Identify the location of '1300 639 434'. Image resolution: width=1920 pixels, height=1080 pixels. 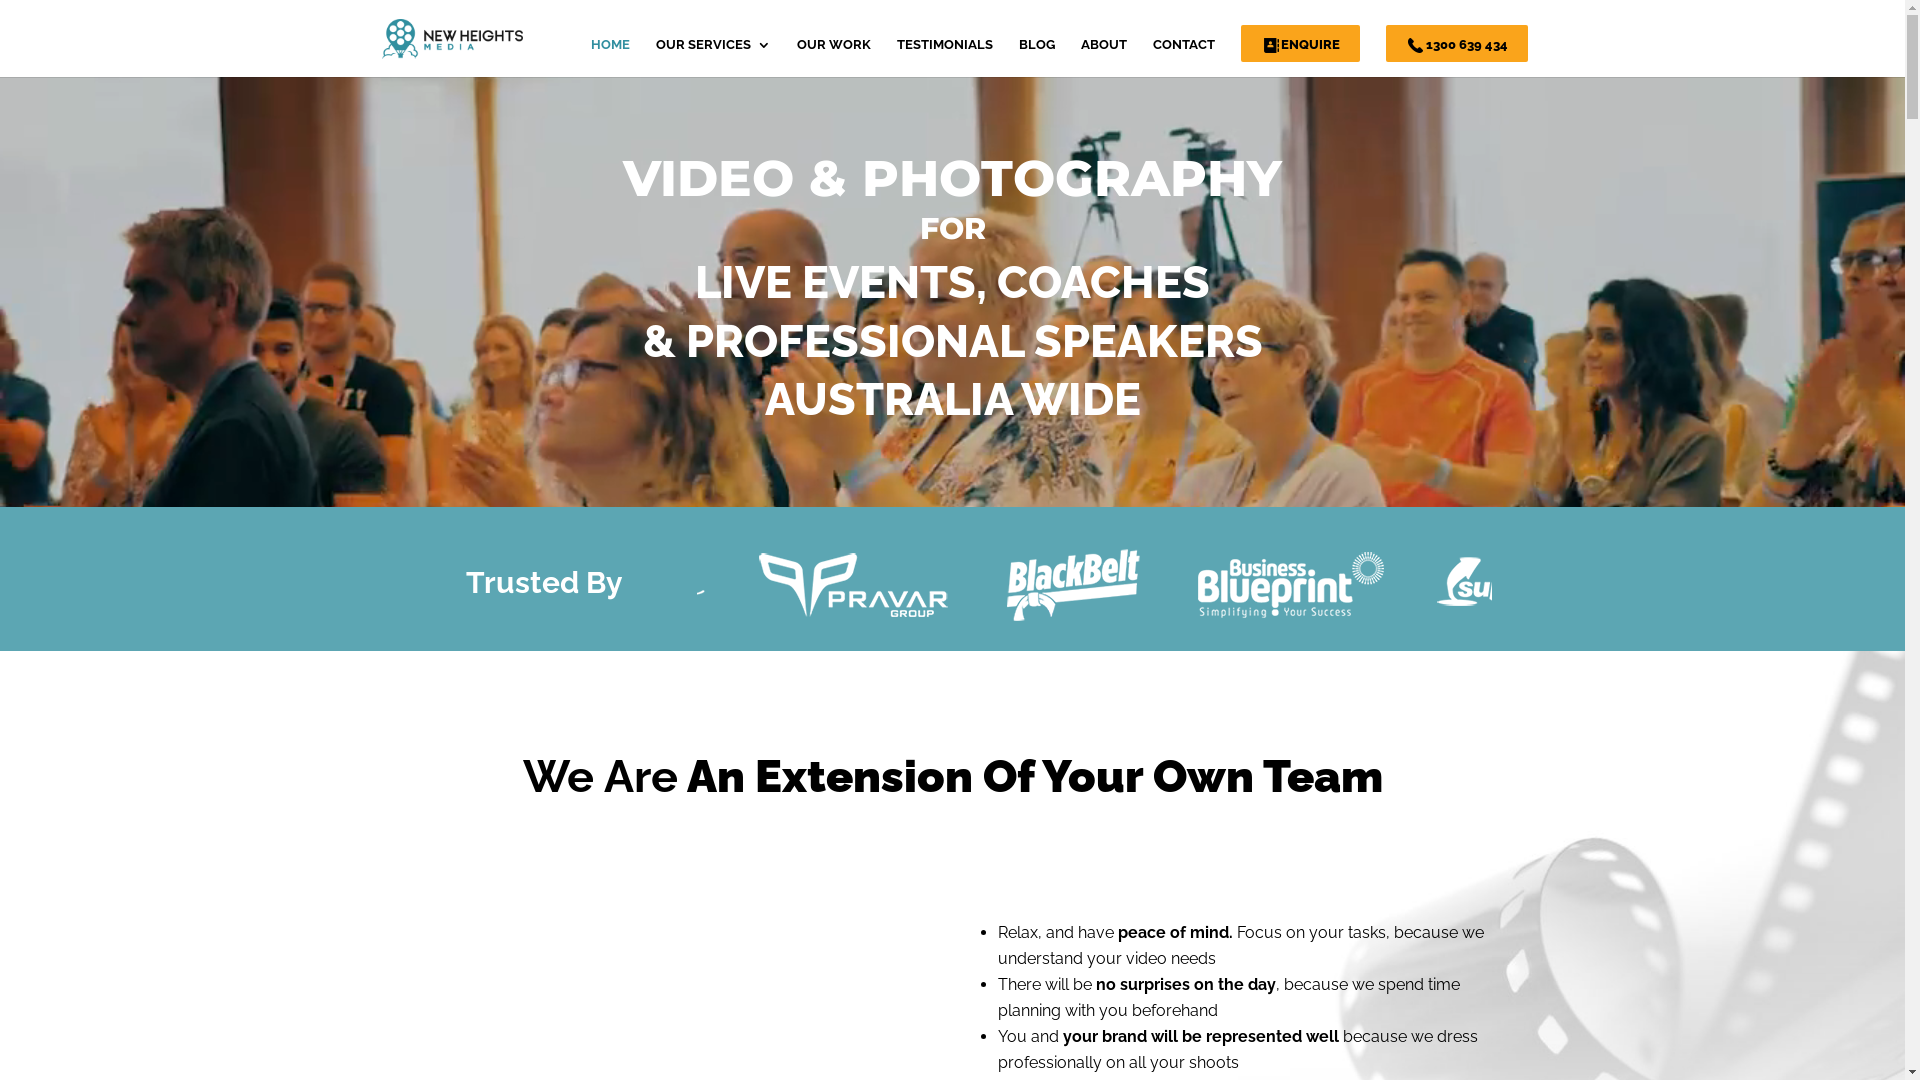
(1457, 43).